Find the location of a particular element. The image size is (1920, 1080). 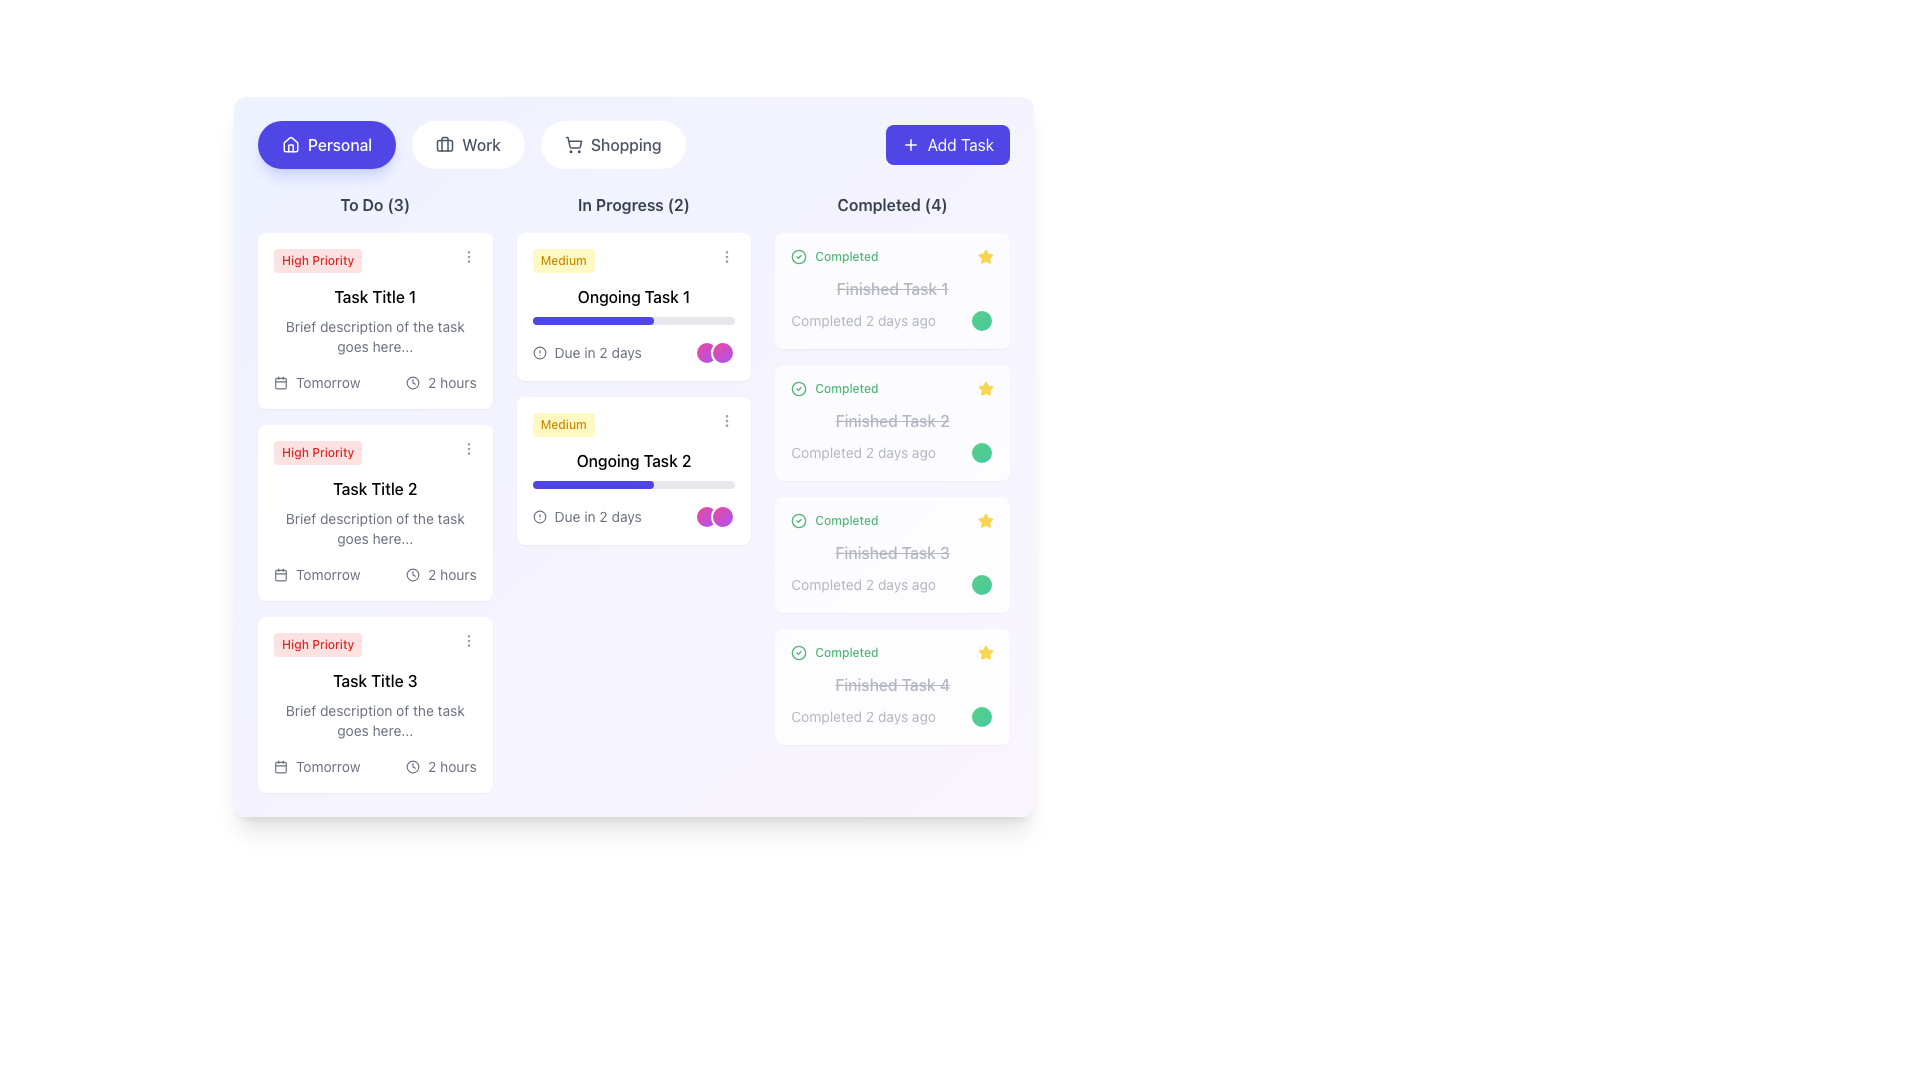

the text label that displays 'Completed' in a green font, located to the right of a check-in-circle icon in the 'Completed' section of the interface is located at coordinates (846, 519).